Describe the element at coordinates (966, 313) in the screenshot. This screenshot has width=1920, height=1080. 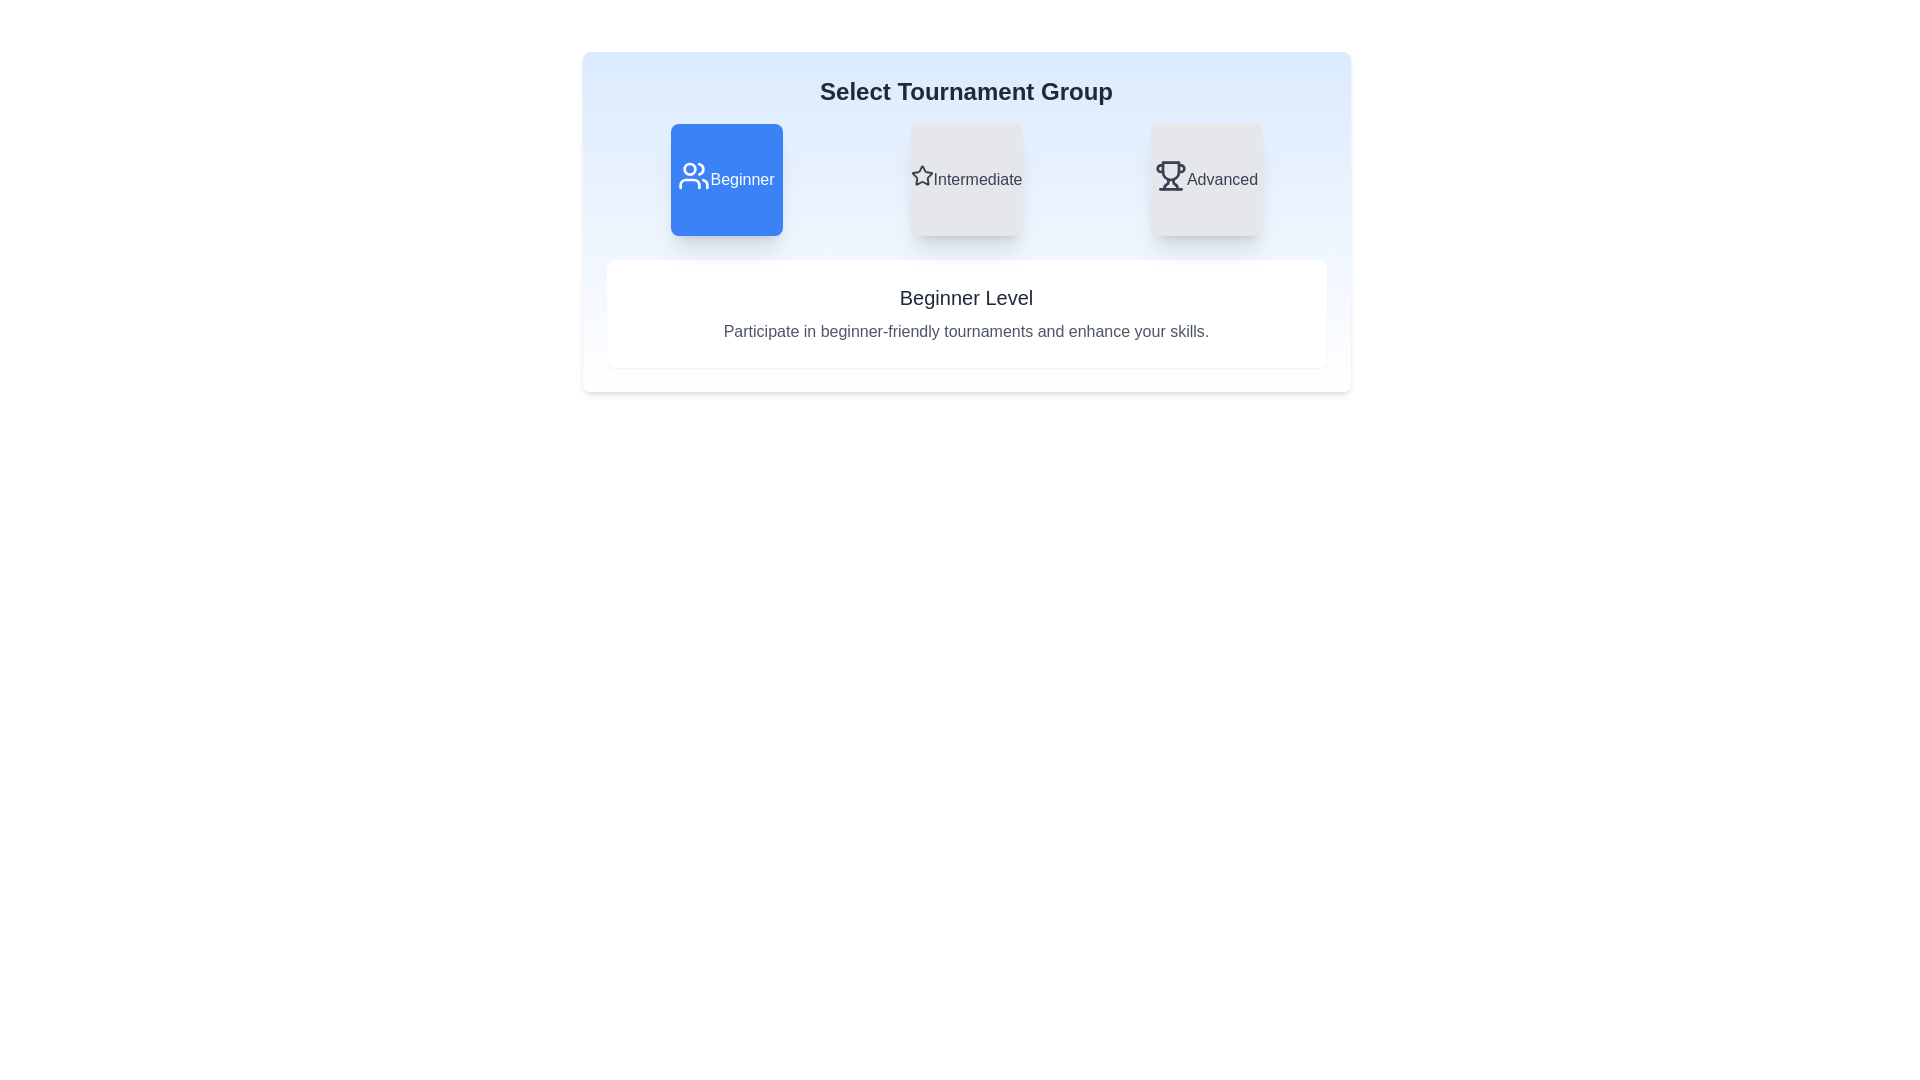
I see `the Informational Section that provides information about beginner level tournaments, located centrally beneath the buttons labeled 'Beginner,' 'Intermediate,' and 'Advanced.'` at that location.